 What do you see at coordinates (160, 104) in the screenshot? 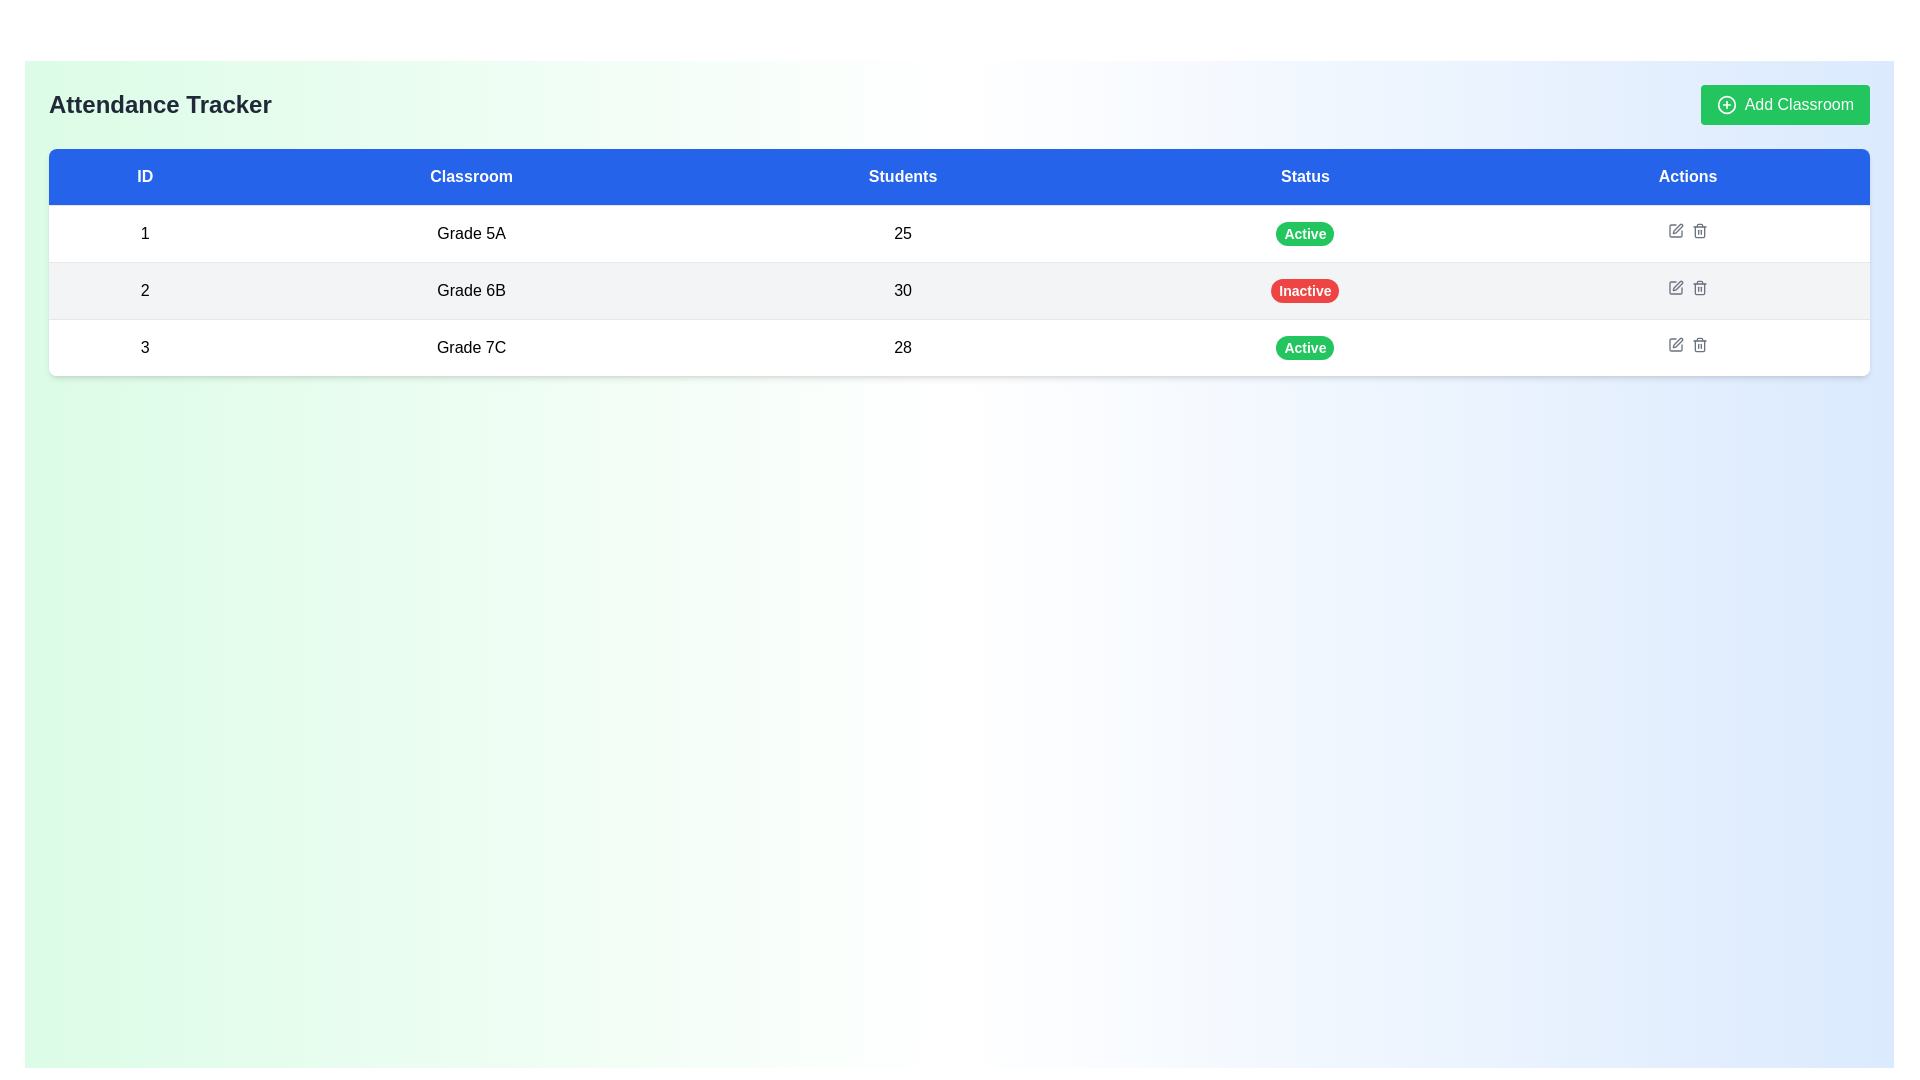
I see `the static text label that serves as the title or heading of the page, located in the header section to the left of the 'Add Classroom' button` at bounding box center [160, 104].